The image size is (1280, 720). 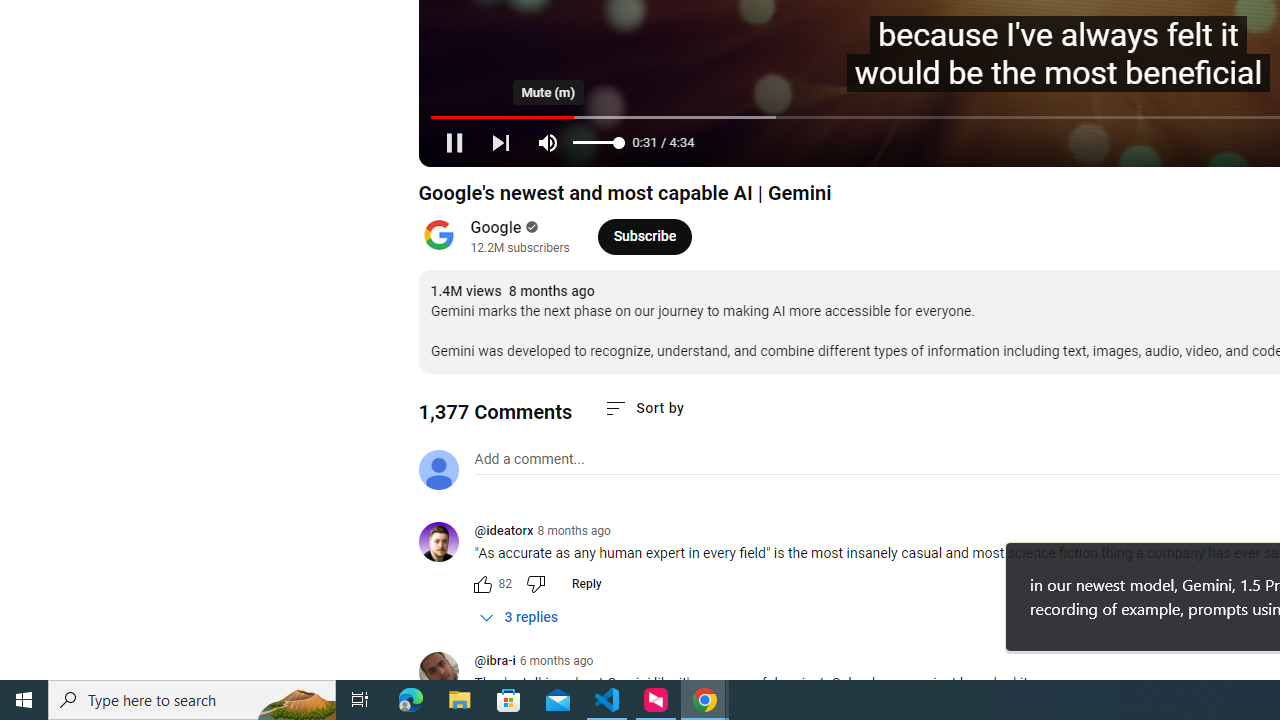 I want to click on 'Volume', so click(x=597, y=141).